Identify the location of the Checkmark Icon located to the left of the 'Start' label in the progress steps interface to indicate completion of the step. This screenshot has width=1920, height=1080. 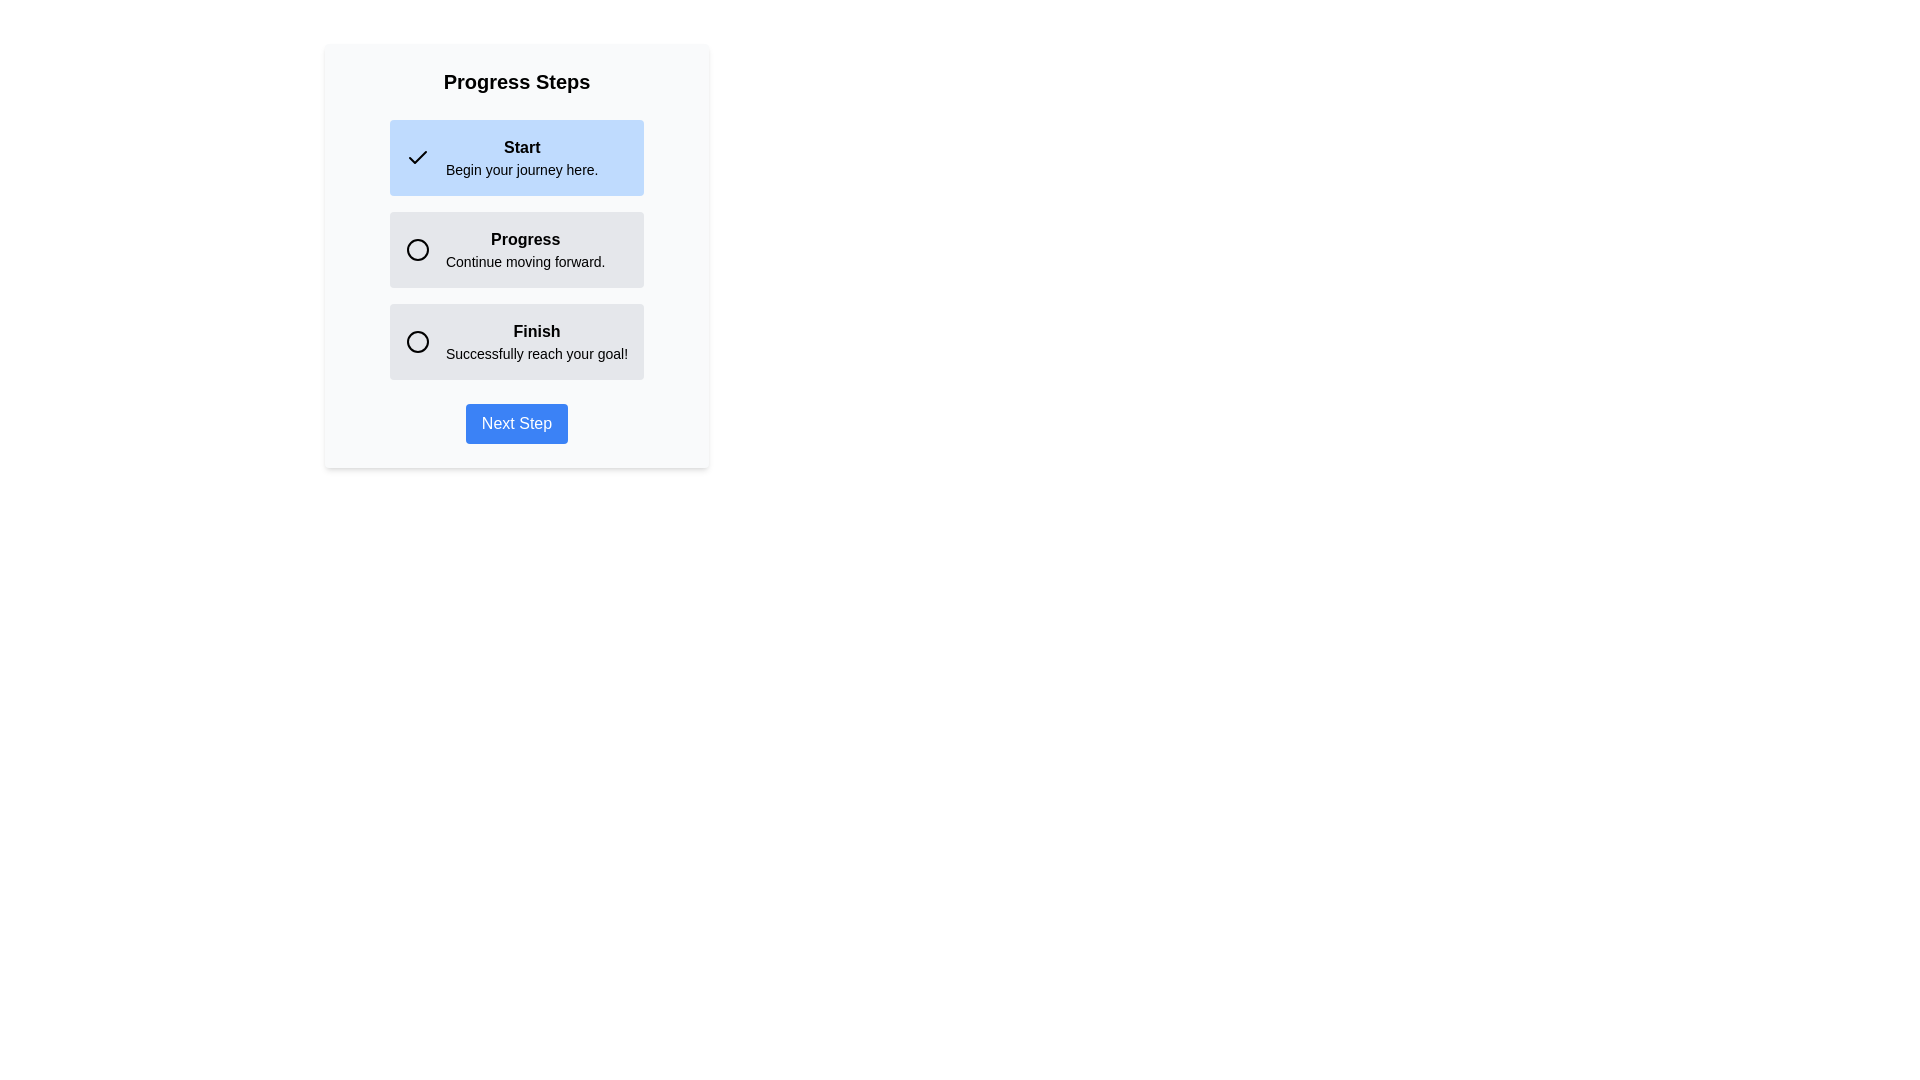
(416, 156).